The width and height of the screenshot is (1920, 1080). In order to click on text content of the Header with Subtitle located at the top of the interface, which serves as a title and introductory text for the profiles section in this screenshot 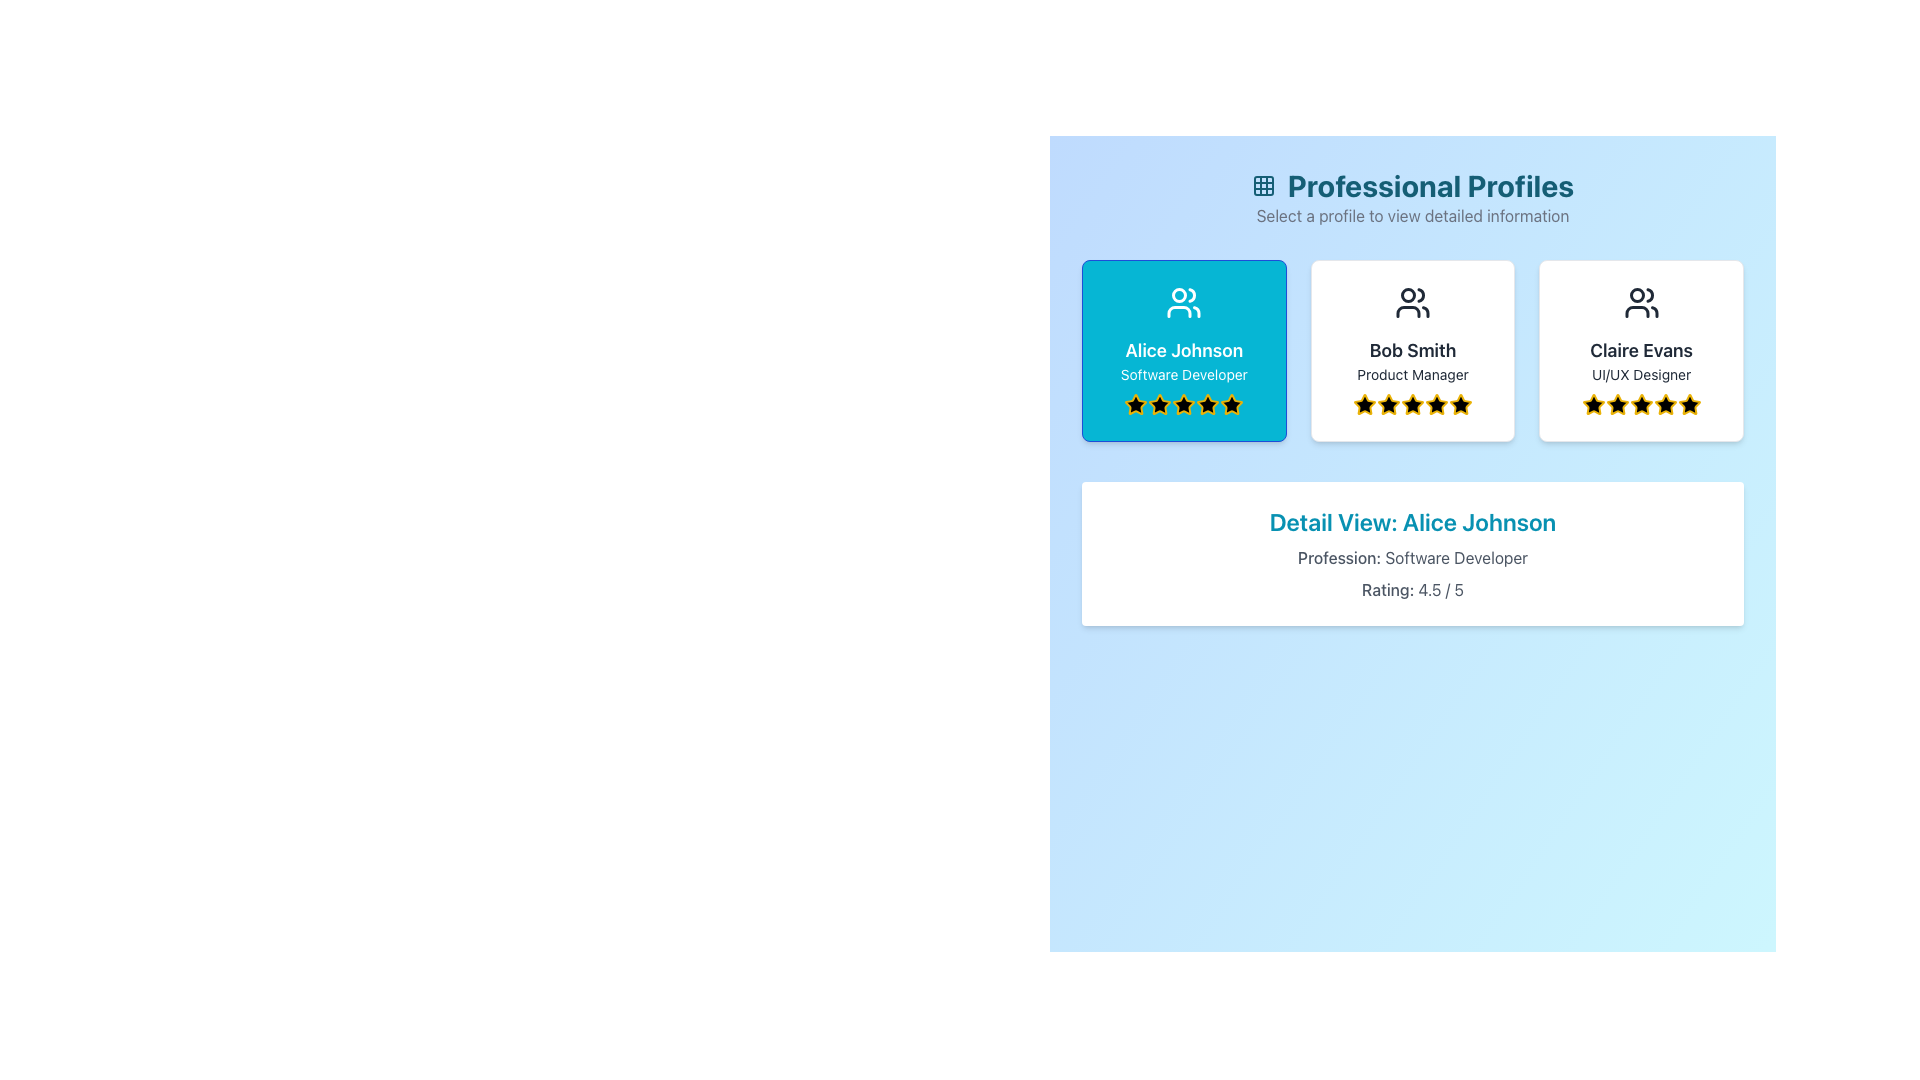, I will do `click(1411, 197)`.